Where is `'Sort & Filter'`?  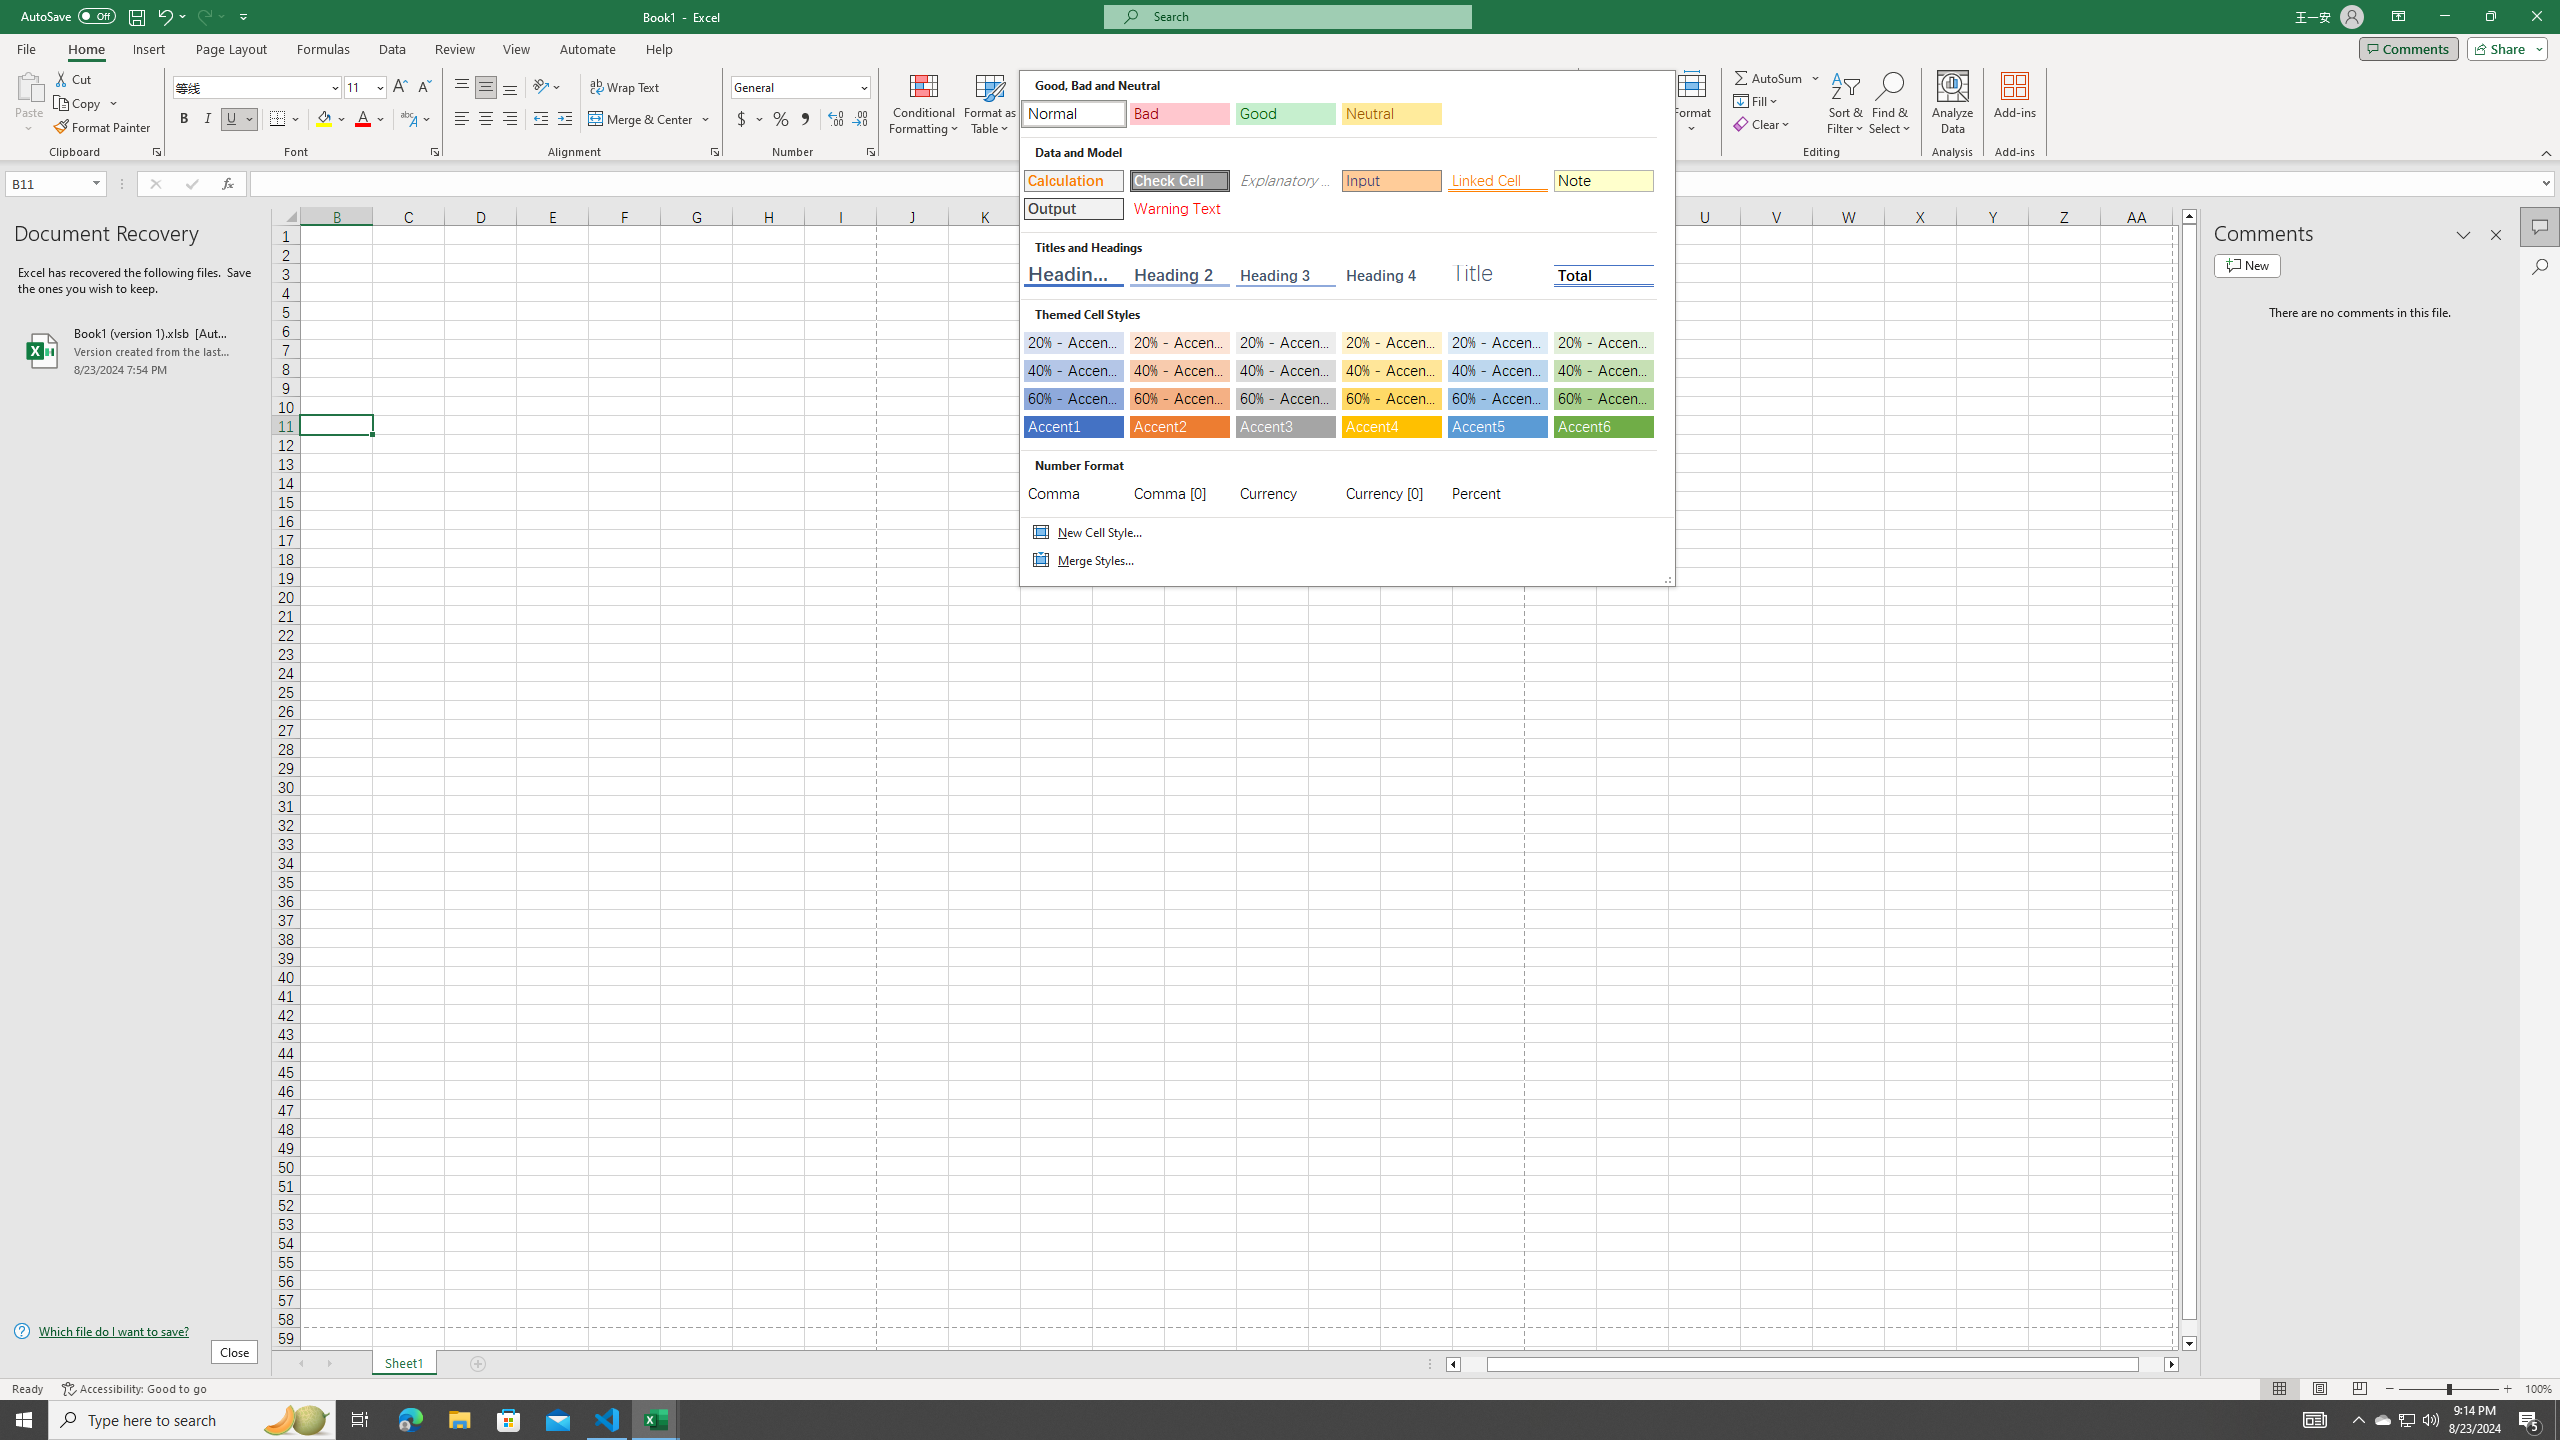 'Sort & Filter' is located at coordinates (1844, 103).